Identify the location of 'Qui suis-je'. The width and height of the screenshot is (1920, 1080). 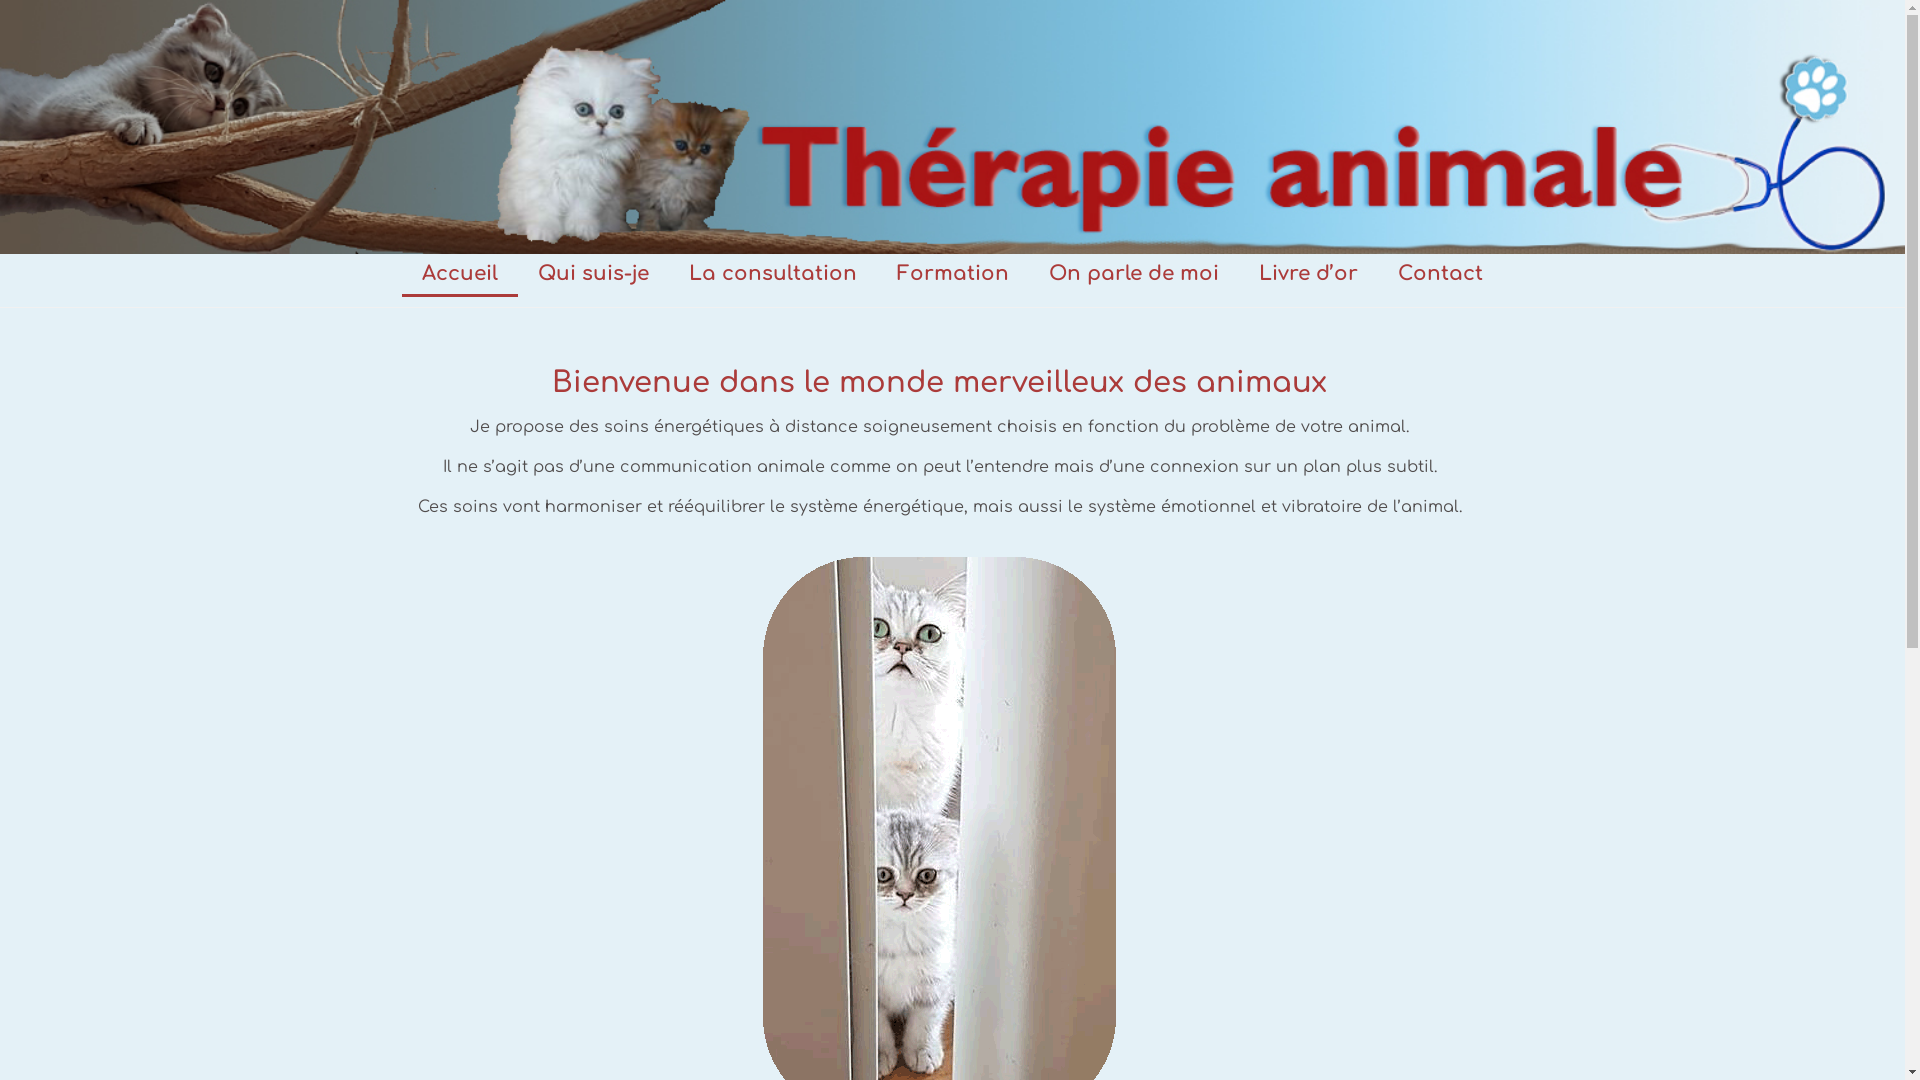
(592, 273).